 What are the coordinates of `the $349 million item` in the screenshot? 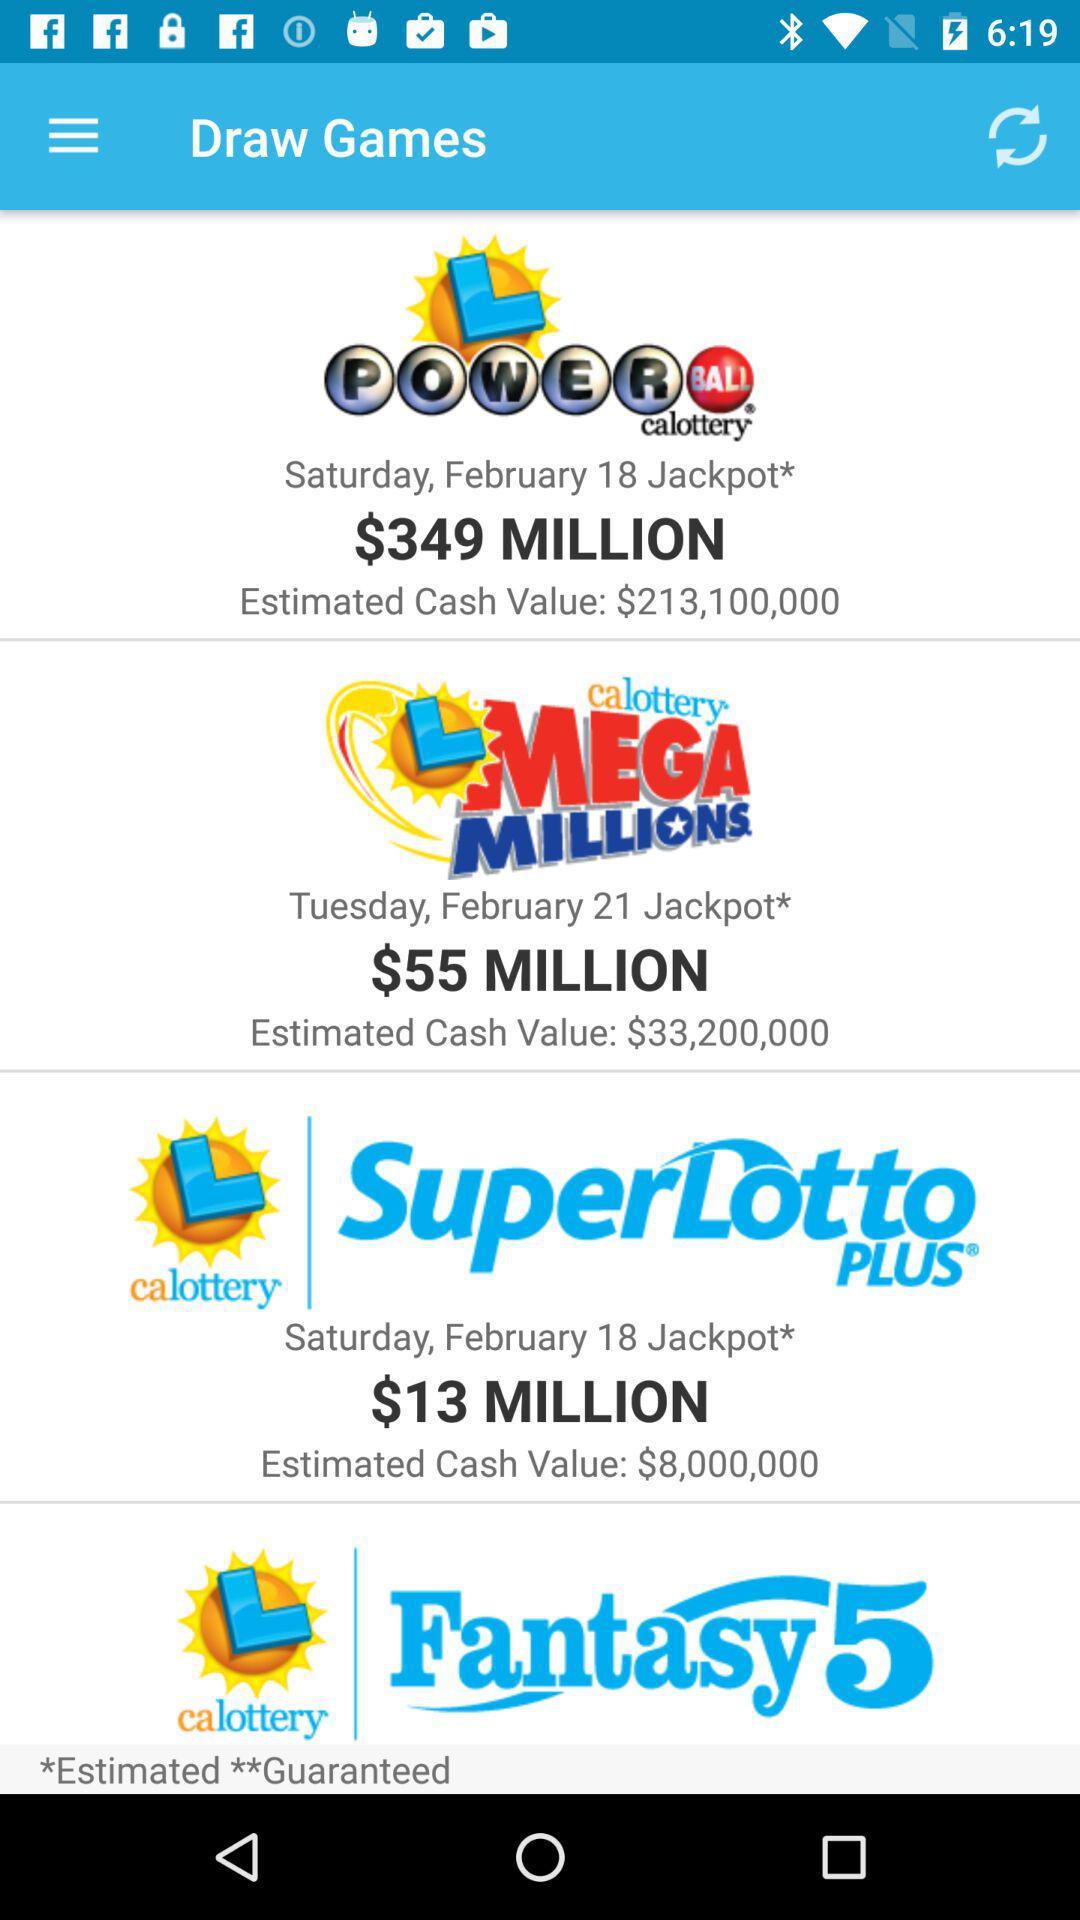 It's located at (538, 536).